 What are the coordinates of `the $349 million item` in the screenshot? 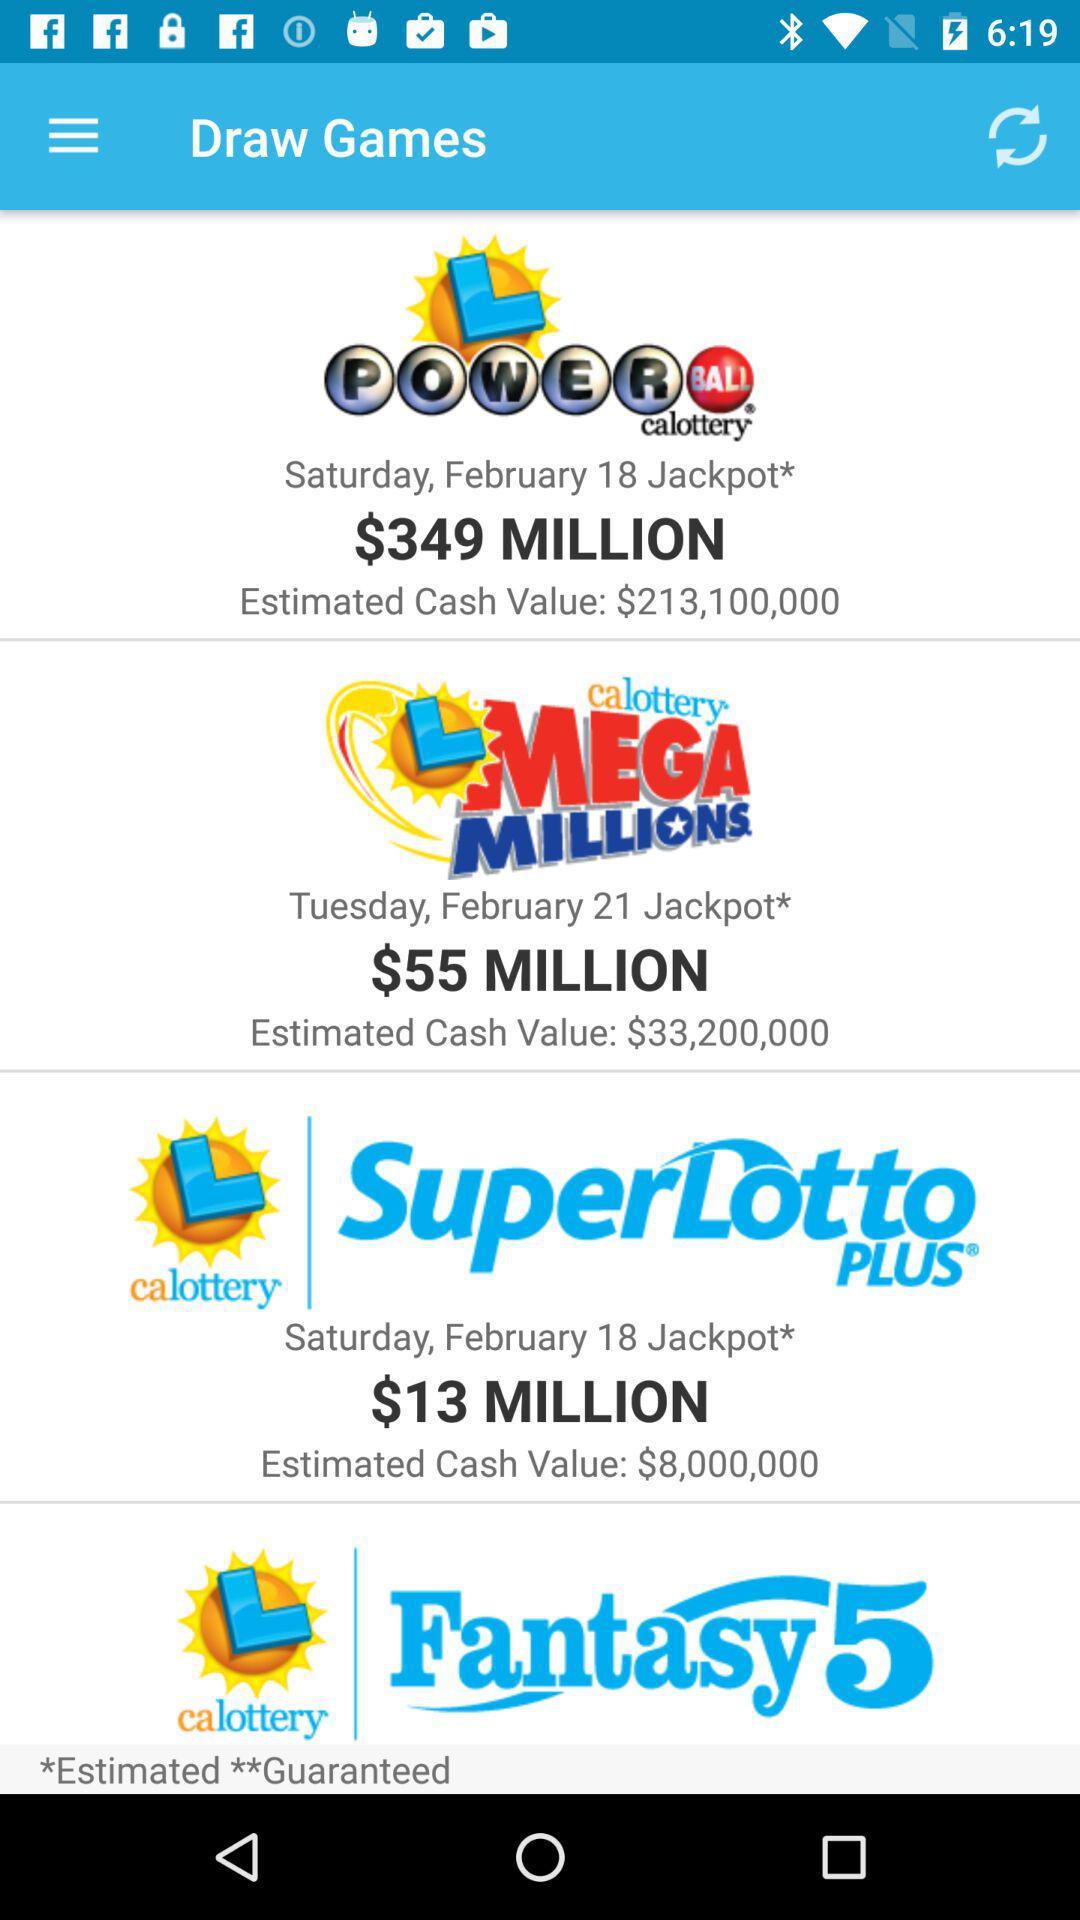 It's located at (538, 536).